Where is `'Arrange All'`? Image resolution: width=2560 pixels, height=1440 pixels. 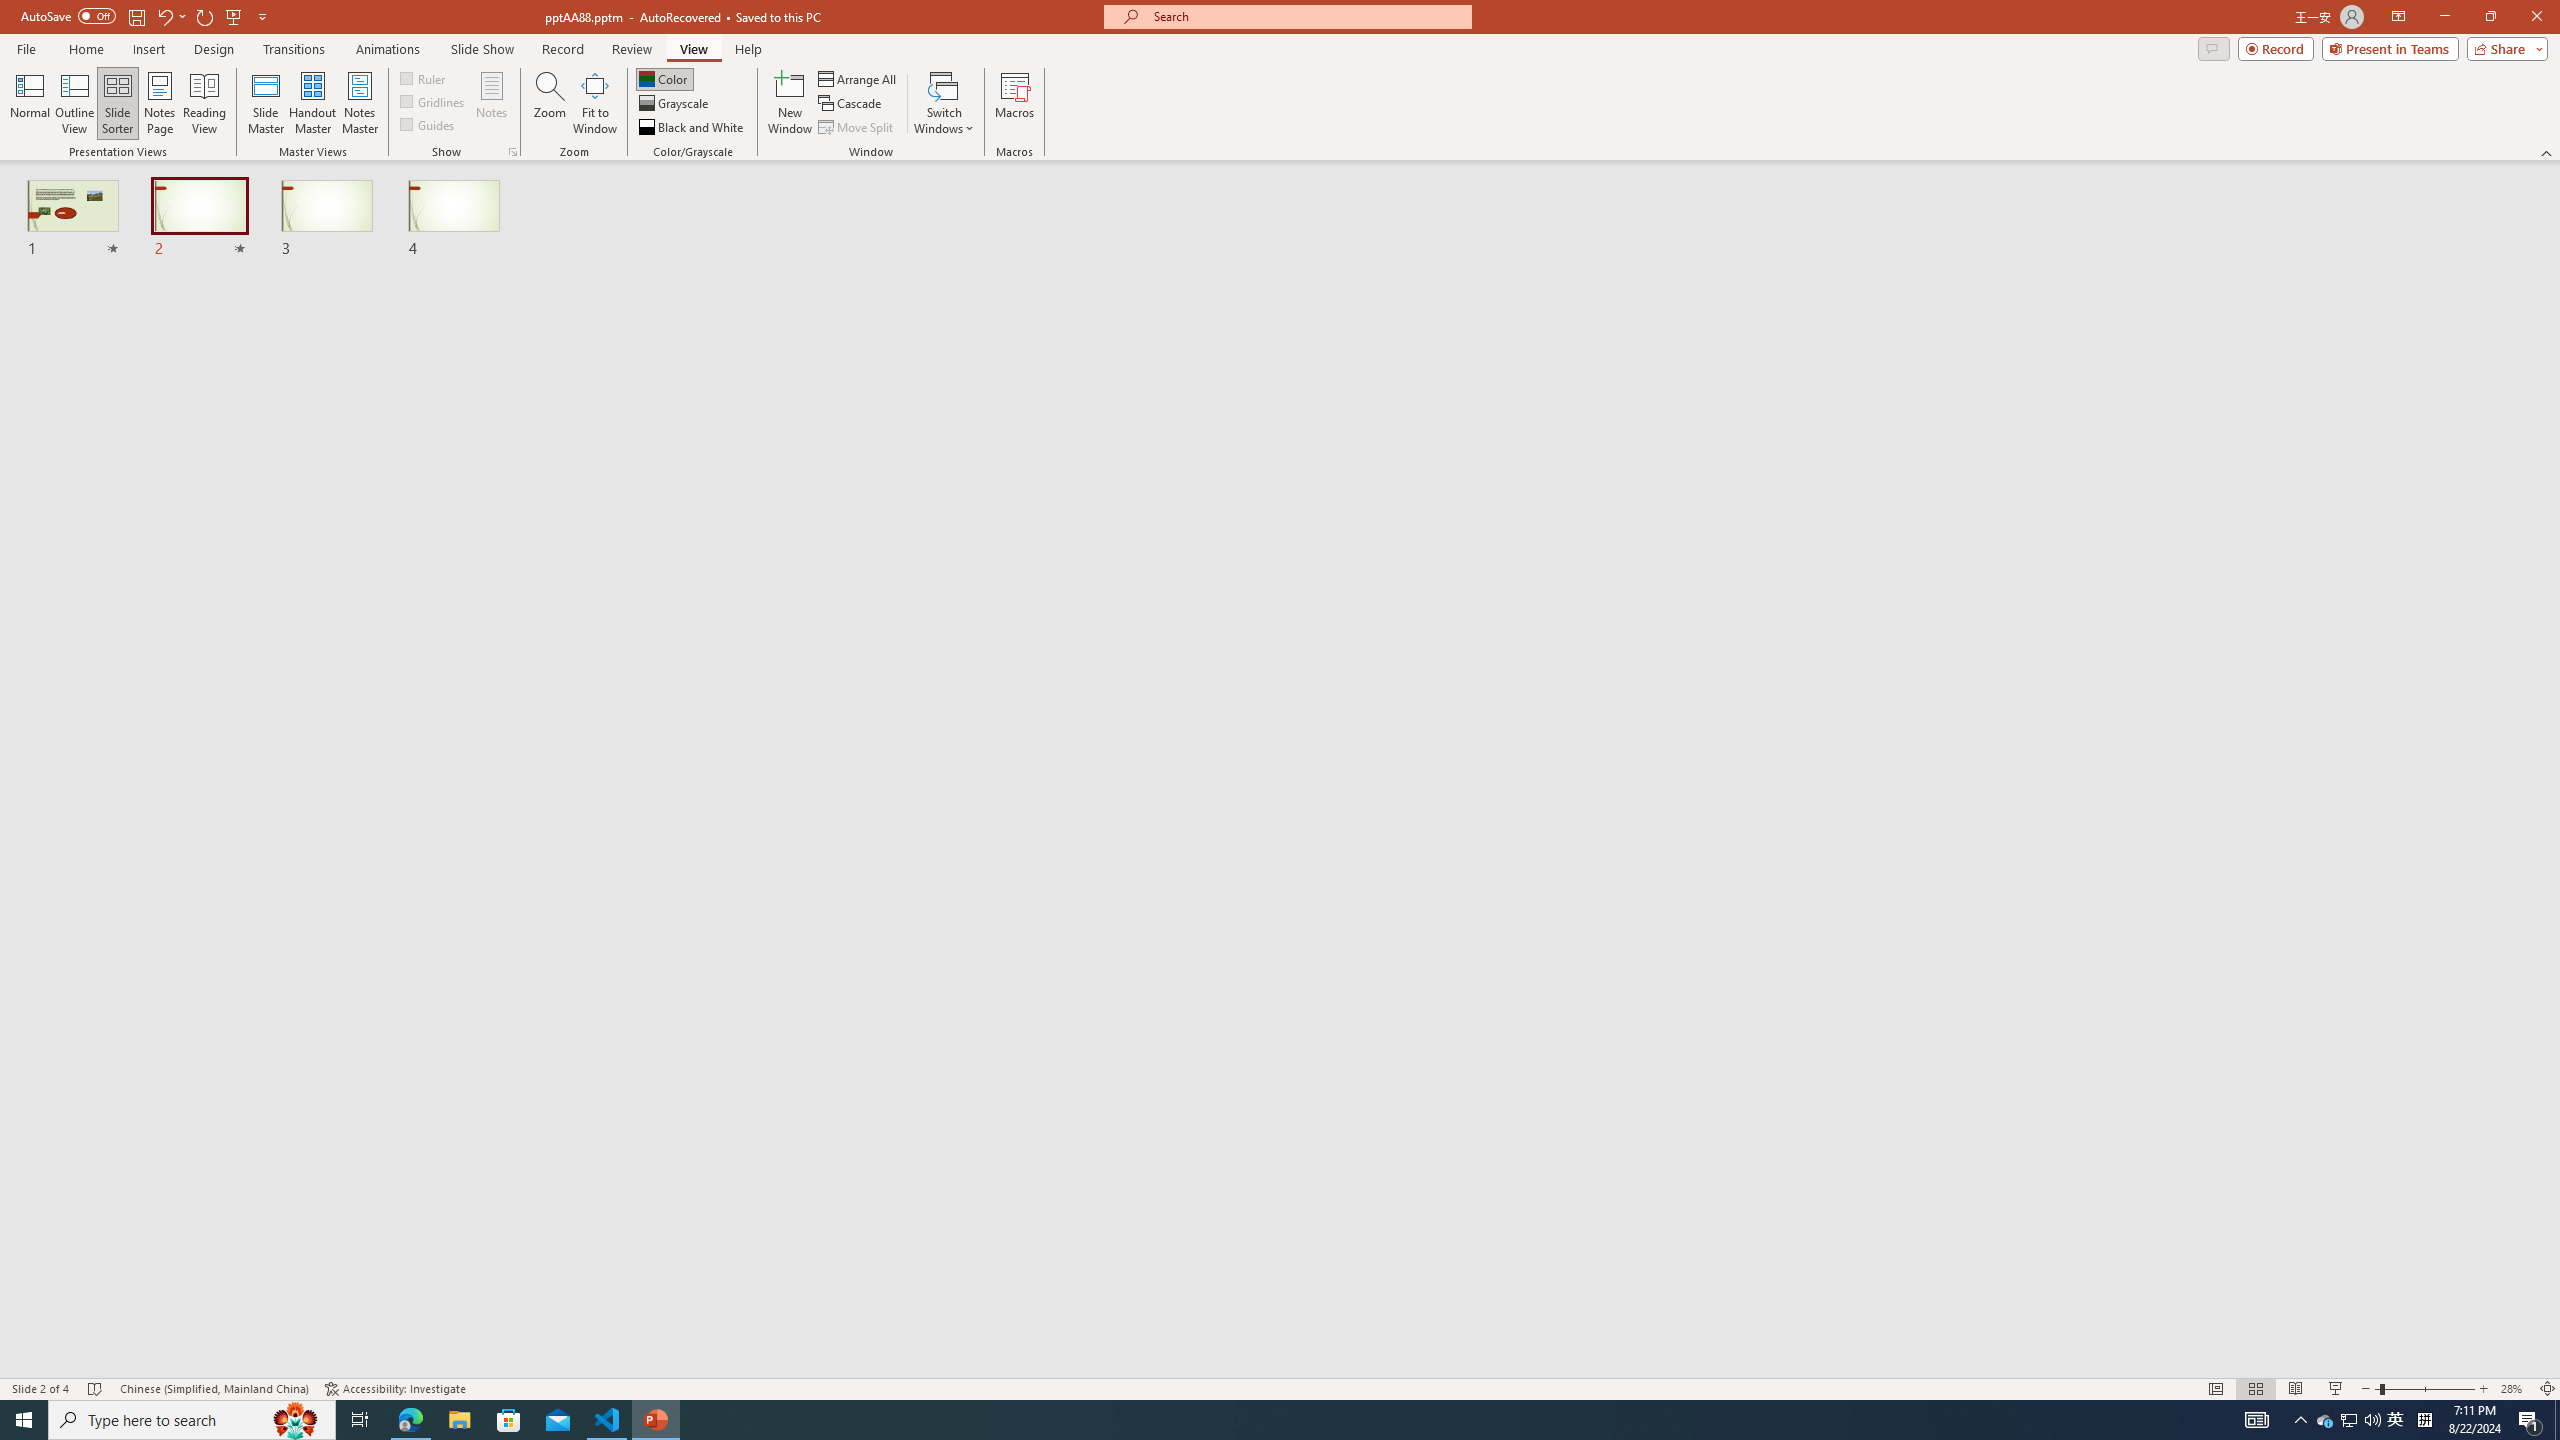
'Arrange All' is located at coordinates (857, 78).